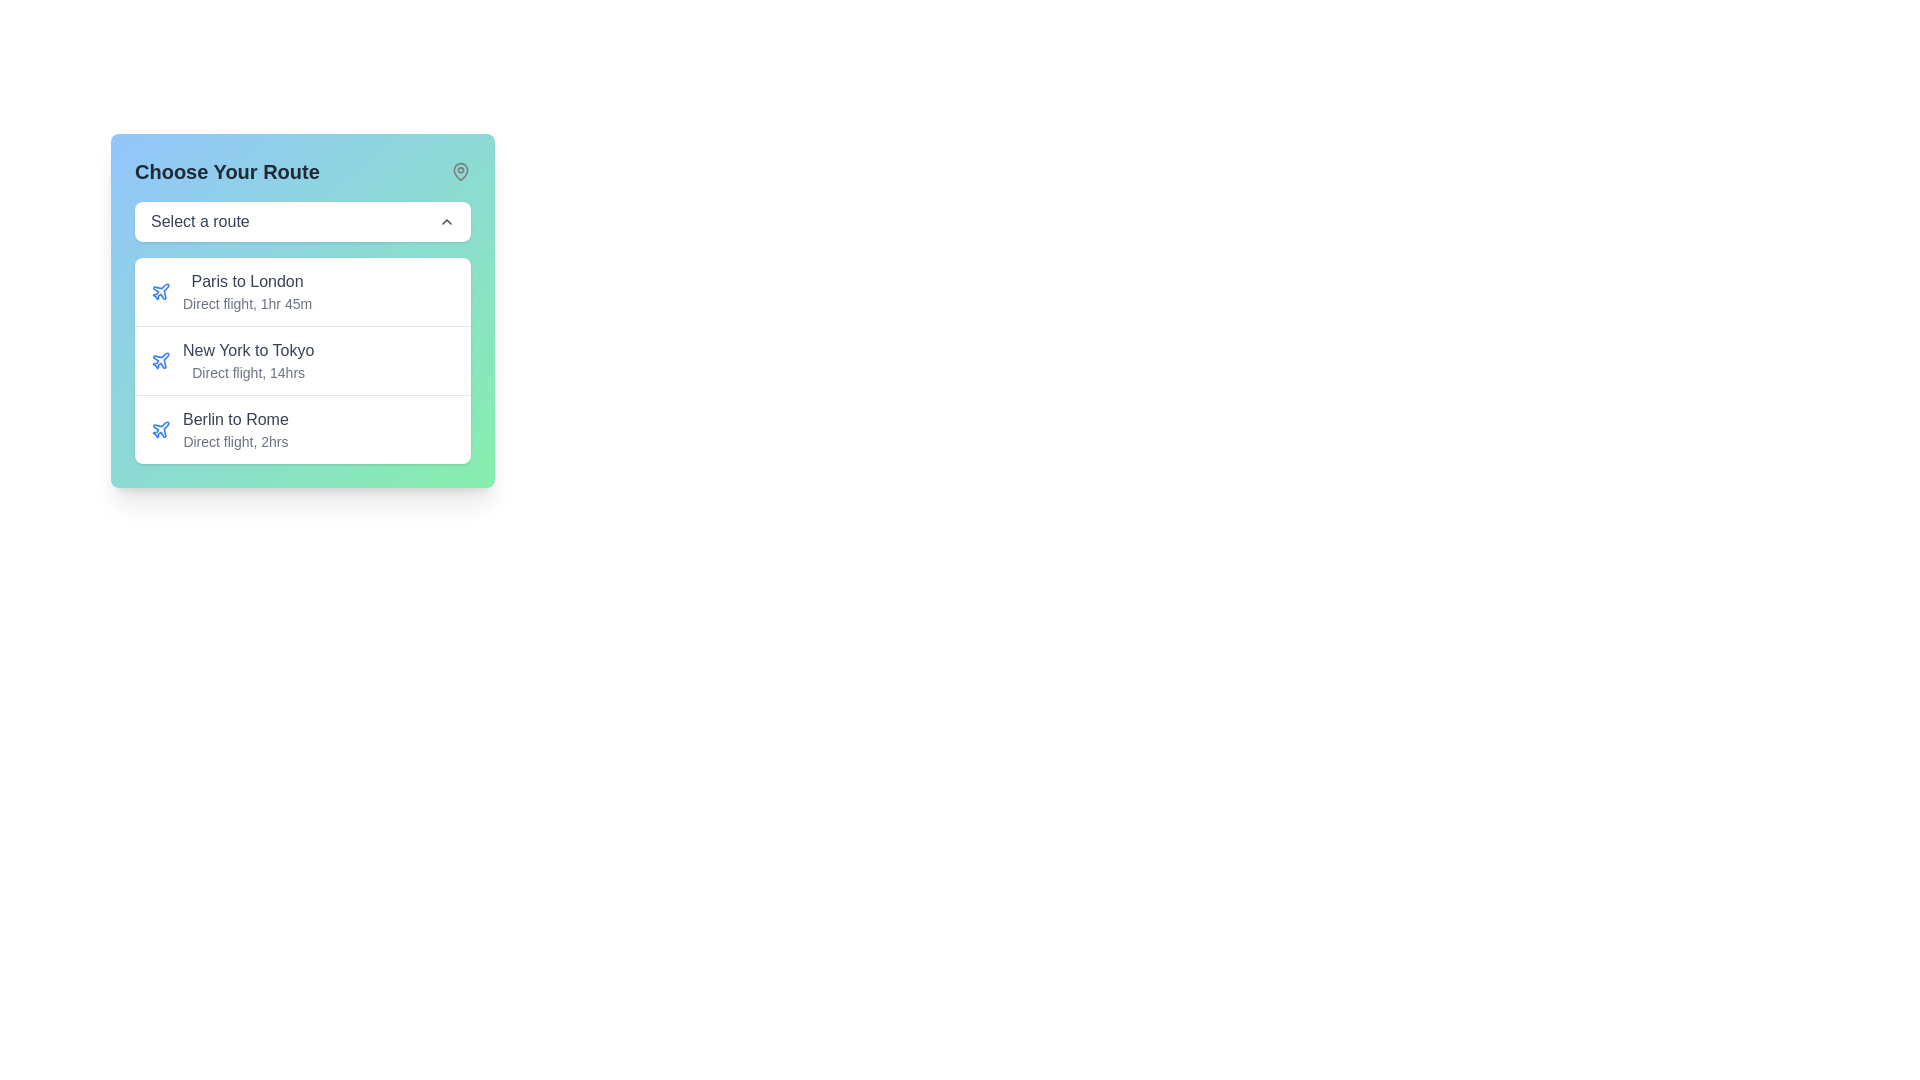 This screenshot has height=1080, width=1920. What do you see at coordinates (232, 361) in the screenshot?
I see `the selectable route option that informs the user about a direct flight from New York to Tokyo, lasting 14 hours` at bounding box center [232, 361].